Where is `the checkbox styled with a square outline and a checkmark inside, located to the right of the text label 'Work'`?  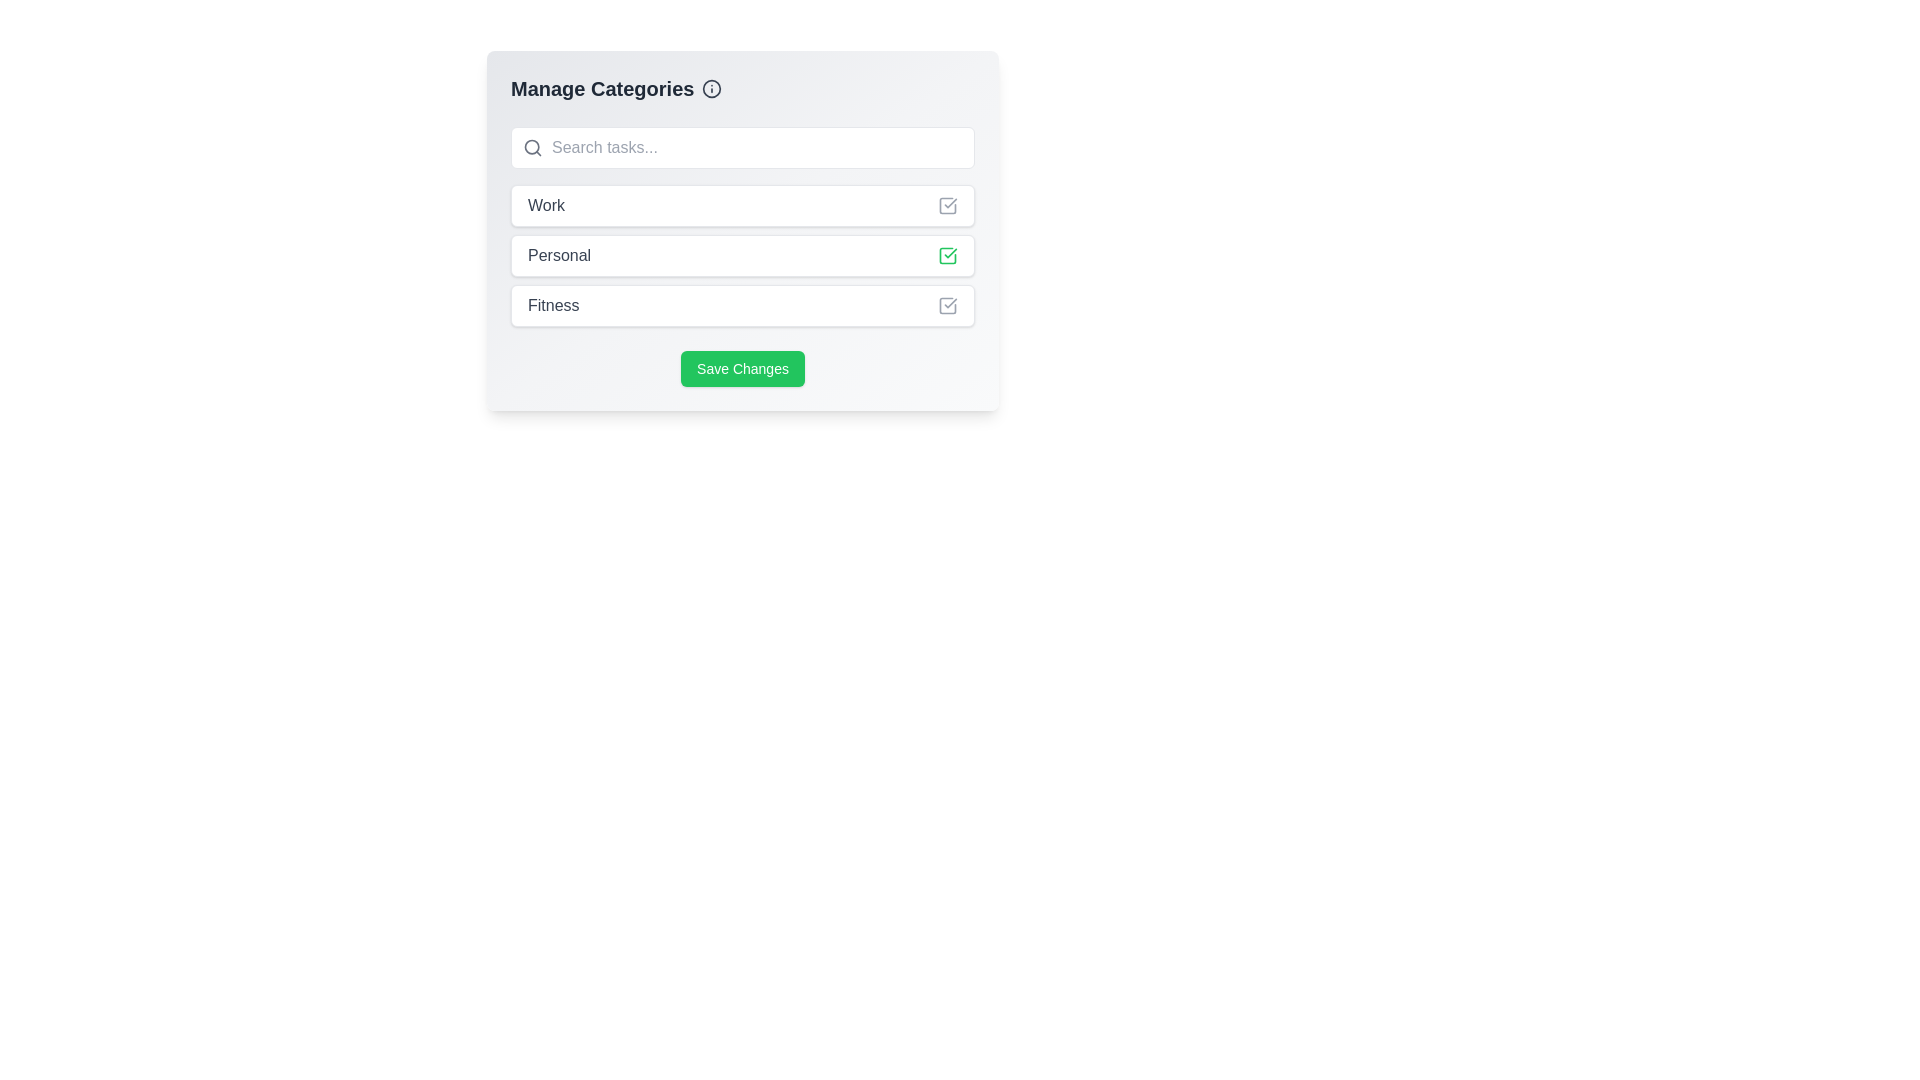 the checkbox styled with a square outline and a checkmark inside, located to the right of the text label 'Work' is located at coordinates (947, 205).